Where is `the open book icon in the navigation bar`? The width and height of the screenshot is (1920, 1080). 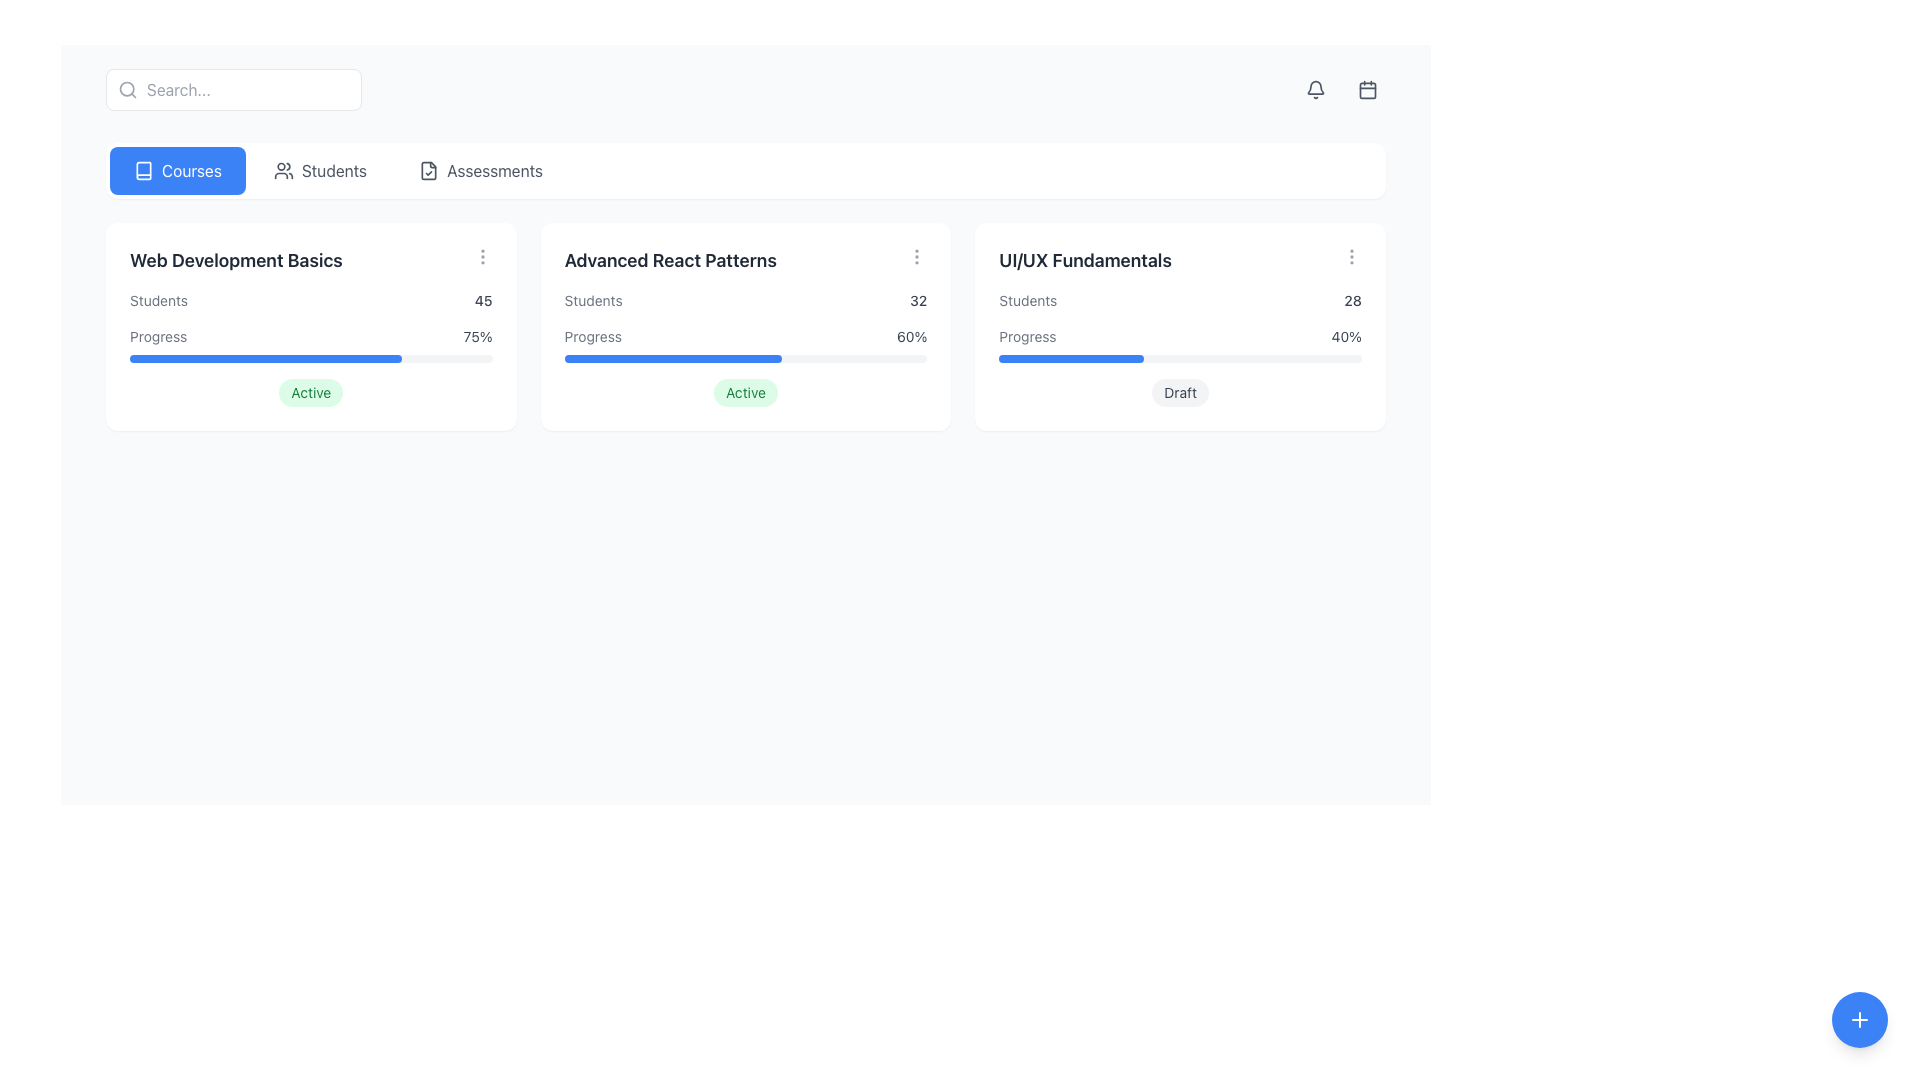
the open book icon in the navigation bar is located at coordinates (143, 169).